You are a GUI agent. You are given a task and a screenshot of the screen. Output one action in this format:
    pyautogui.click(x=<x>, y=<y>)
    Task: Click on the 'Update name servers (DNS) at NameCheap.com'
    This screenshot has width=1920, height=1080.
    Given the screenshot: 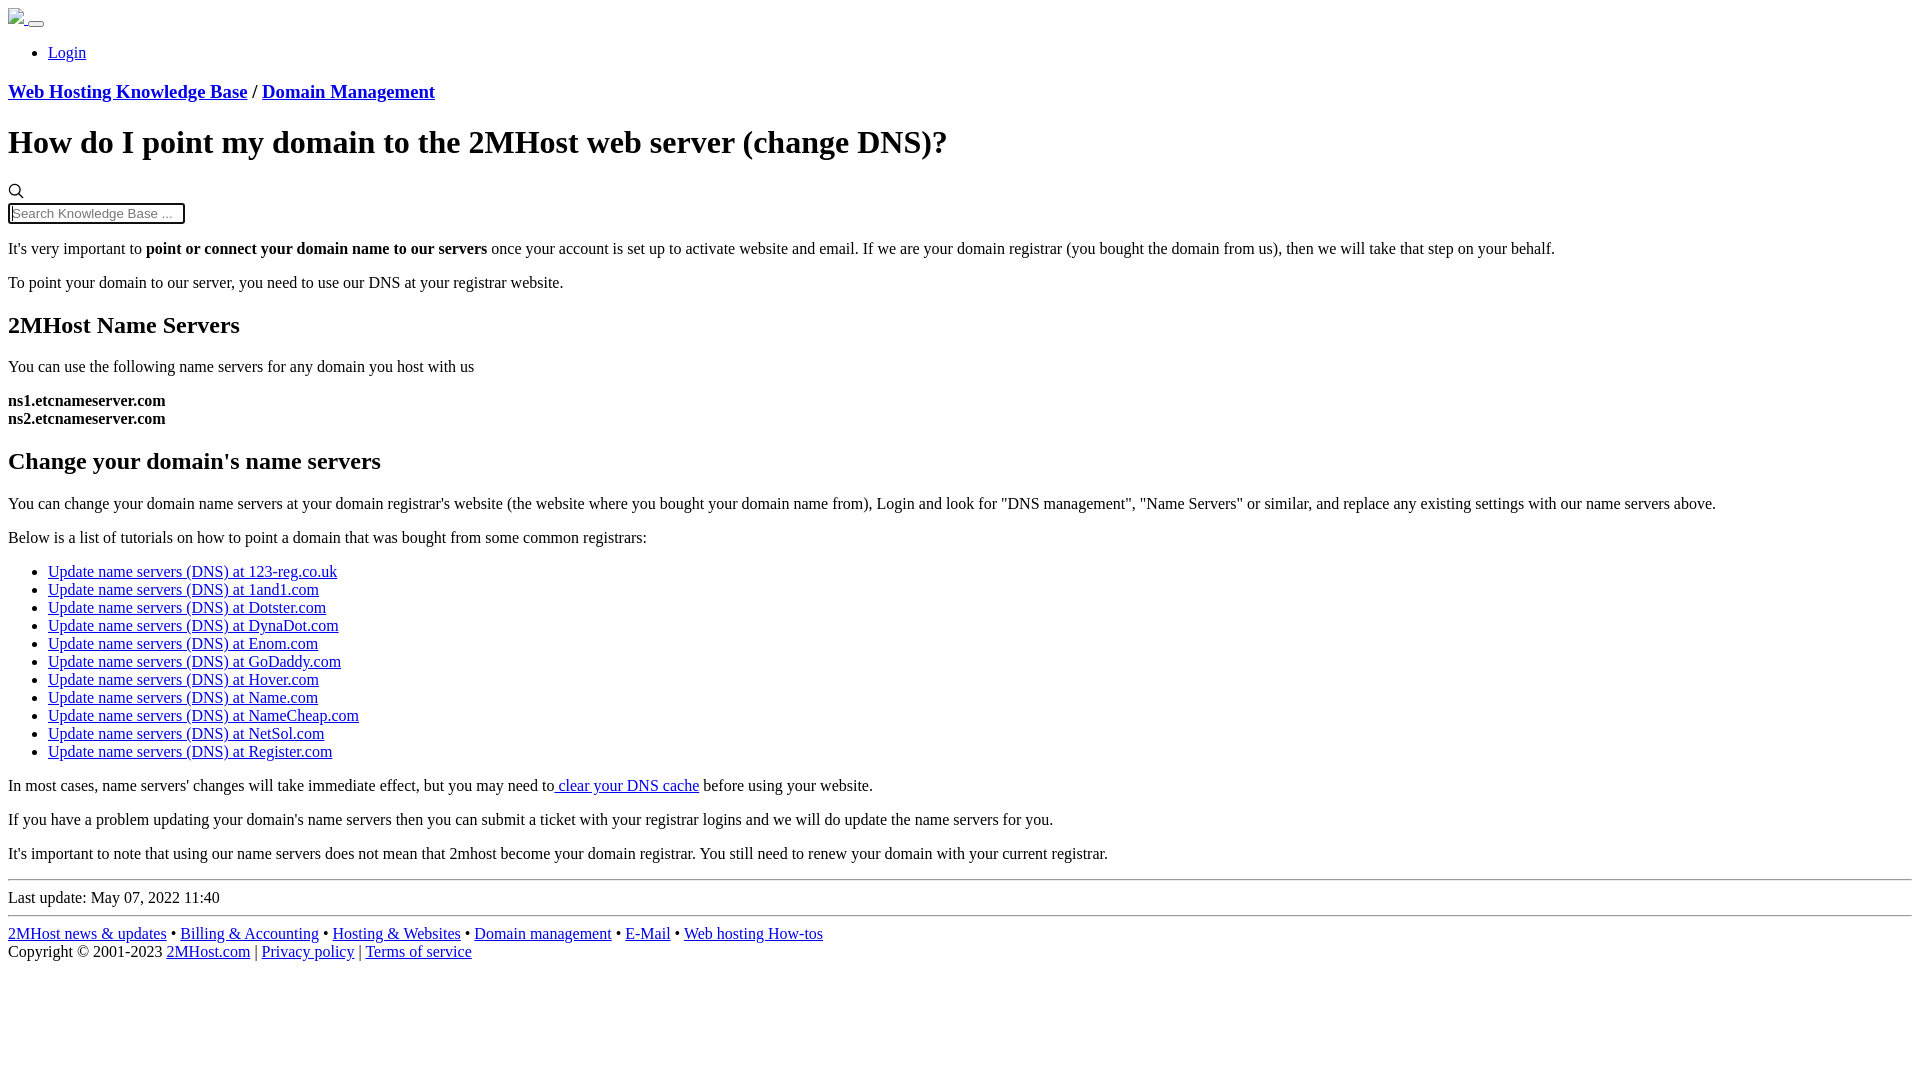 What is the action you would take?
    pyautogui.click(x=48, y=714)
    